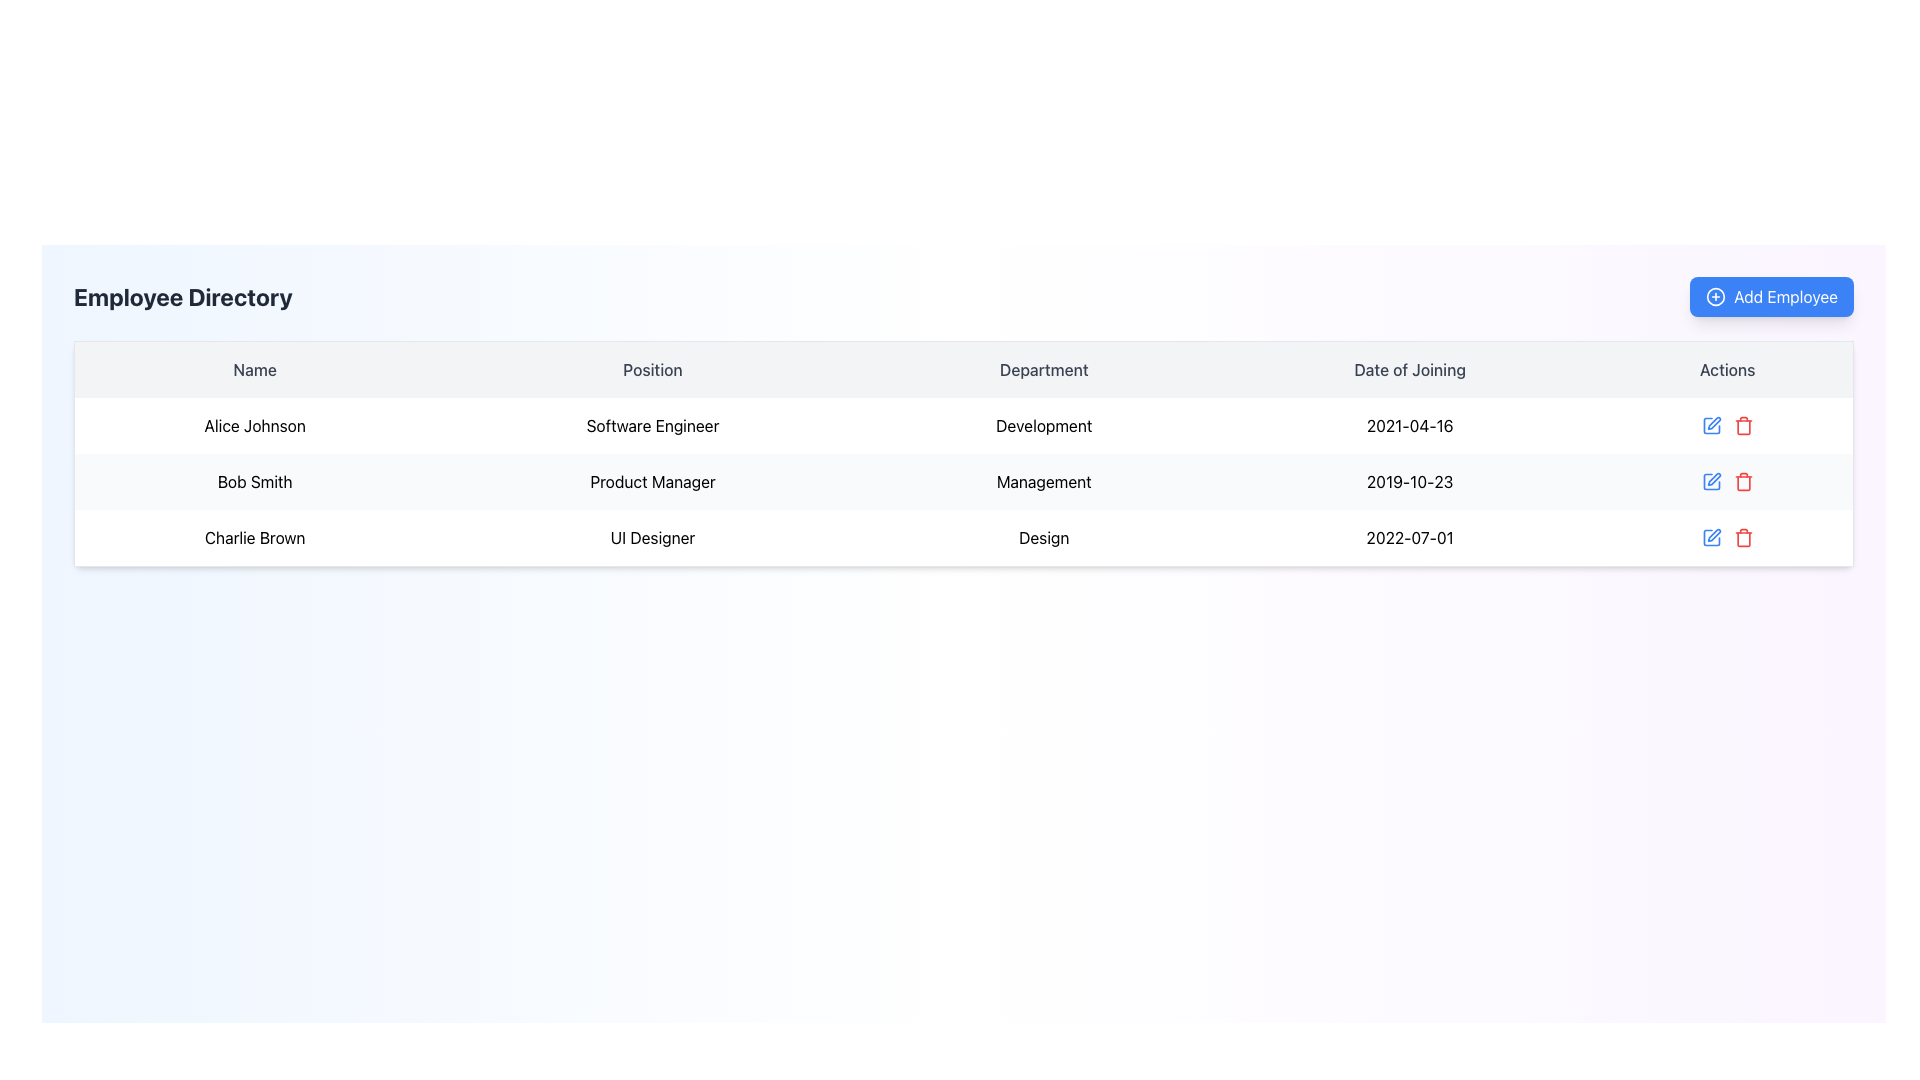 The image size is (1920, 1080). Describe the element at coordinates (1409, 537) in the screenshot. I see `displayed date '2022-07-01' from the 'Date of Joining' column entry for employee 'Charlie Brown' in the 'Employee Directory' table, which is centrally aligned in its column` at that location.